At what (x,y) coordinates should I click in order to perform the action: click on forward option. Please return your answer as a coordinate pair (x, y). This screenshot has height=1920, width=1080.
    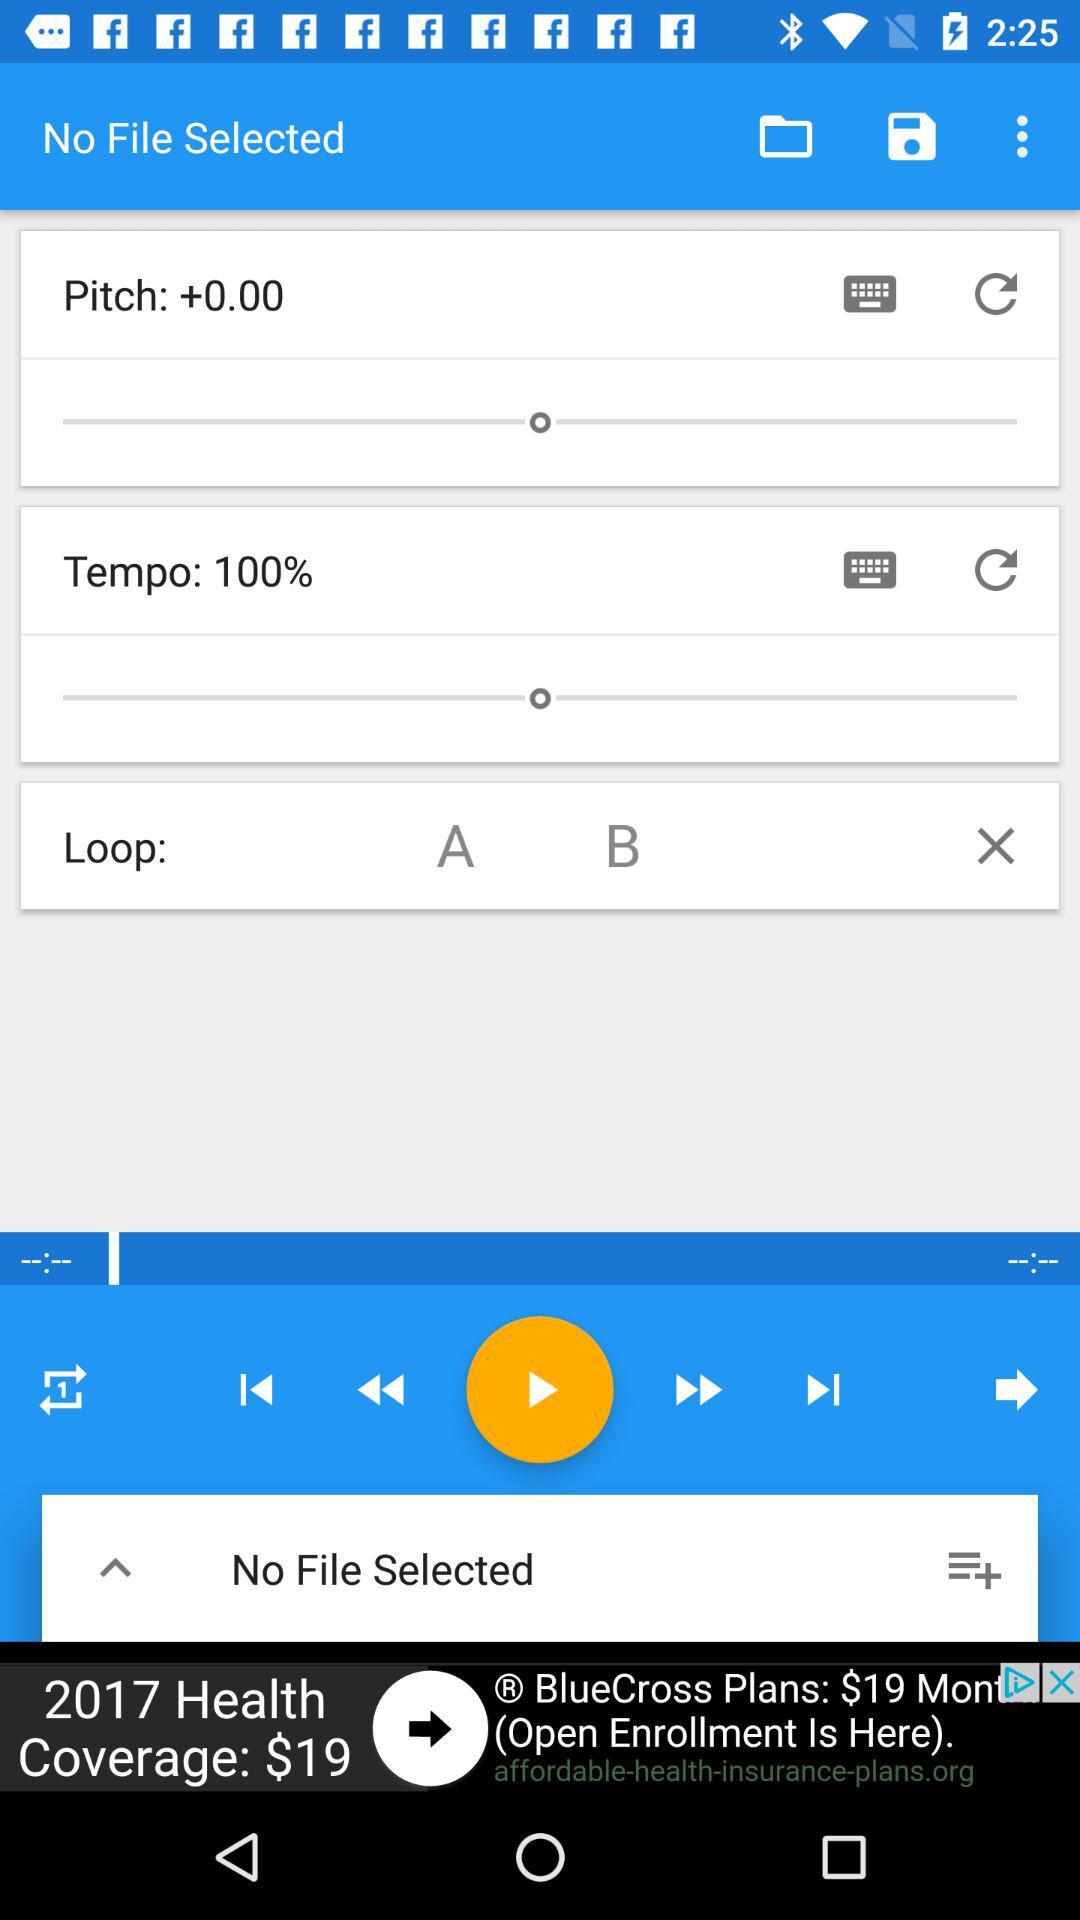
    Looking at the image, I should click on (696, 1388).